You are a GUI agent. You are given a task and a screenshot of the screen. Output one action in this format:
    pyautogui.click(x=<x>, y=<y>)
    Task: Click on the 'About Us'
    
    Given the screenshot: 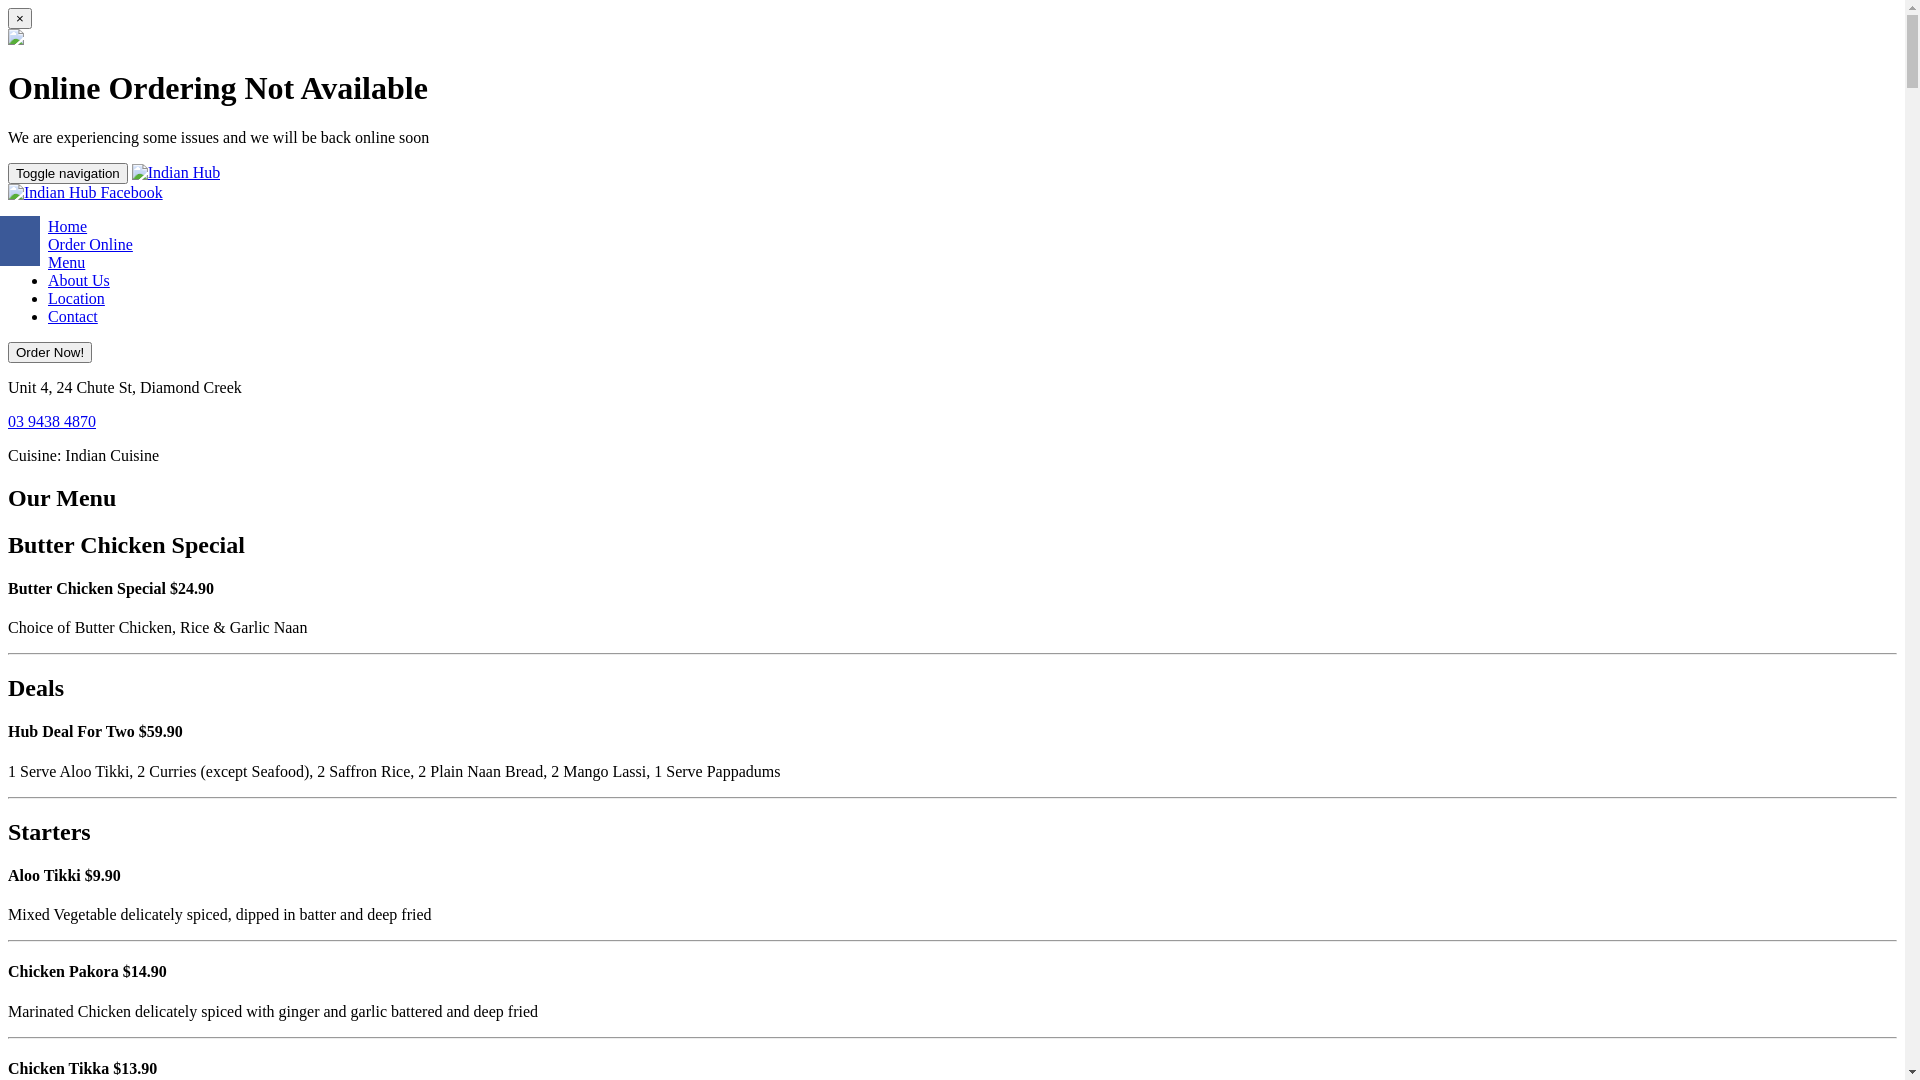 What is the action you would take?
    pyautogui.click(x=78, y=280)
    